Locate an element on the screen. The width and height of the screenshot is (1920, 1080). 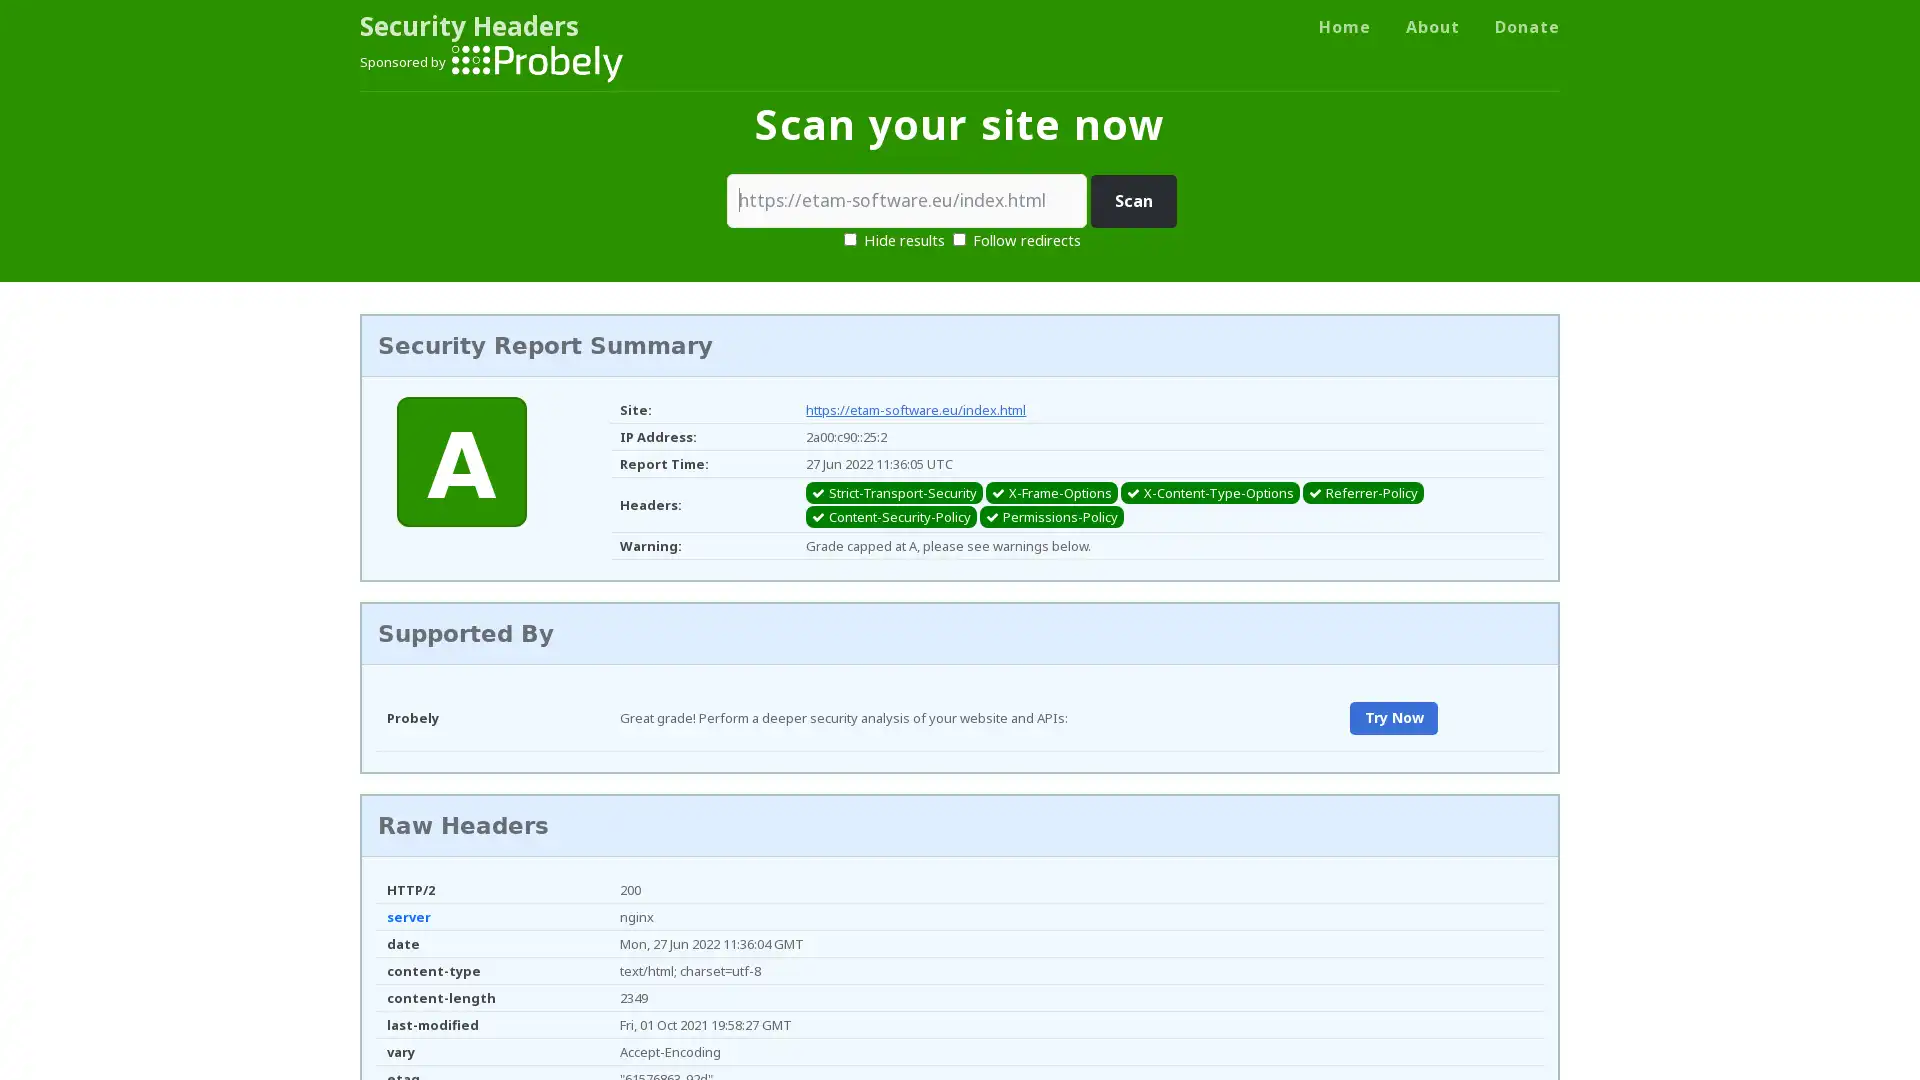
Try Now is located at coordinates (1392, 717).